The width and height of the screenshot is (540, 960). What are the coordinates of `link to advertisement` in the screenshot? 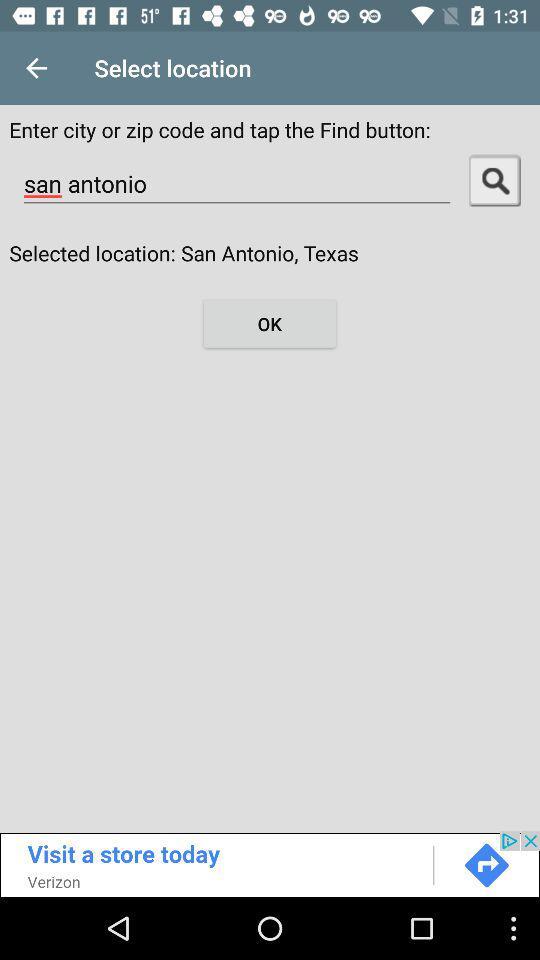 It's located at (270, 863).